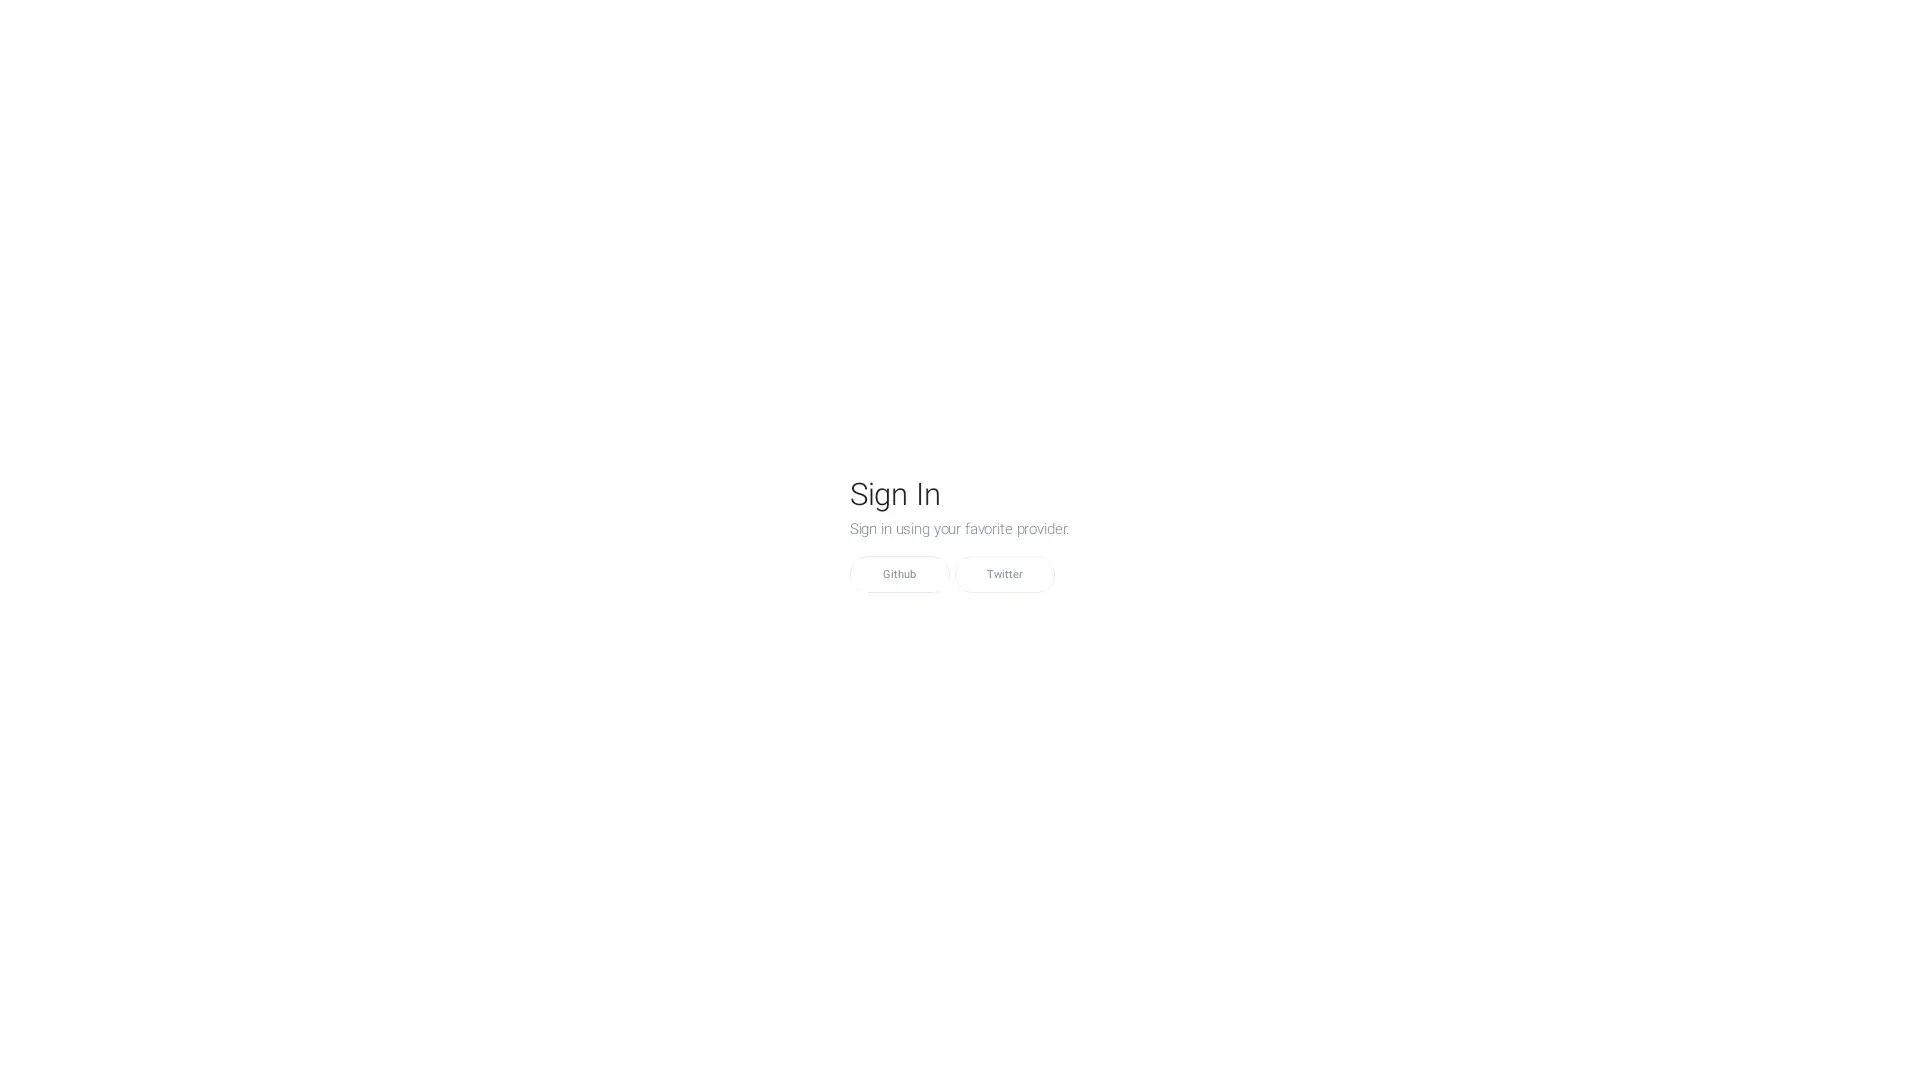 This screenshot has height=1080, width=1920. Describe the element at coordinates (897, 574) in the screenshot. I see `Github` at that location.